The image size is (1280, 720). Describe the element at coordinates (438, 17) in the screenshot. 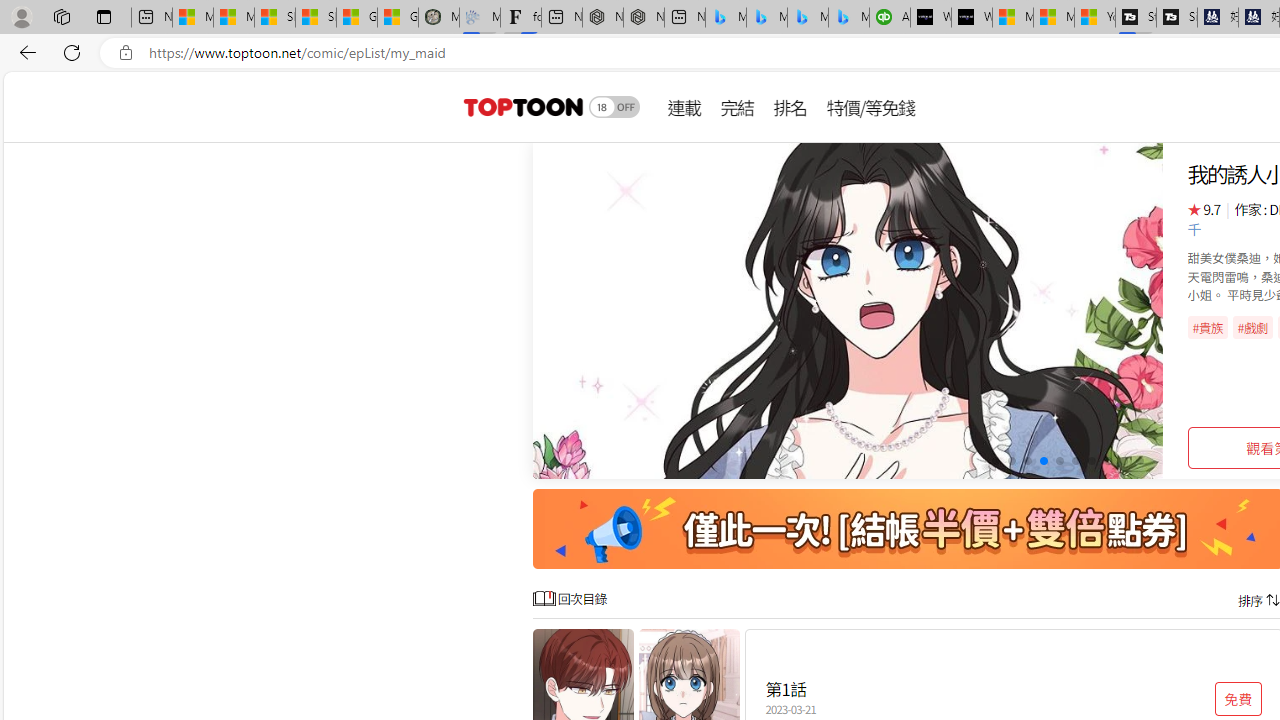

I see `'Manatee Mortality Statistics | FWC'` at that location.